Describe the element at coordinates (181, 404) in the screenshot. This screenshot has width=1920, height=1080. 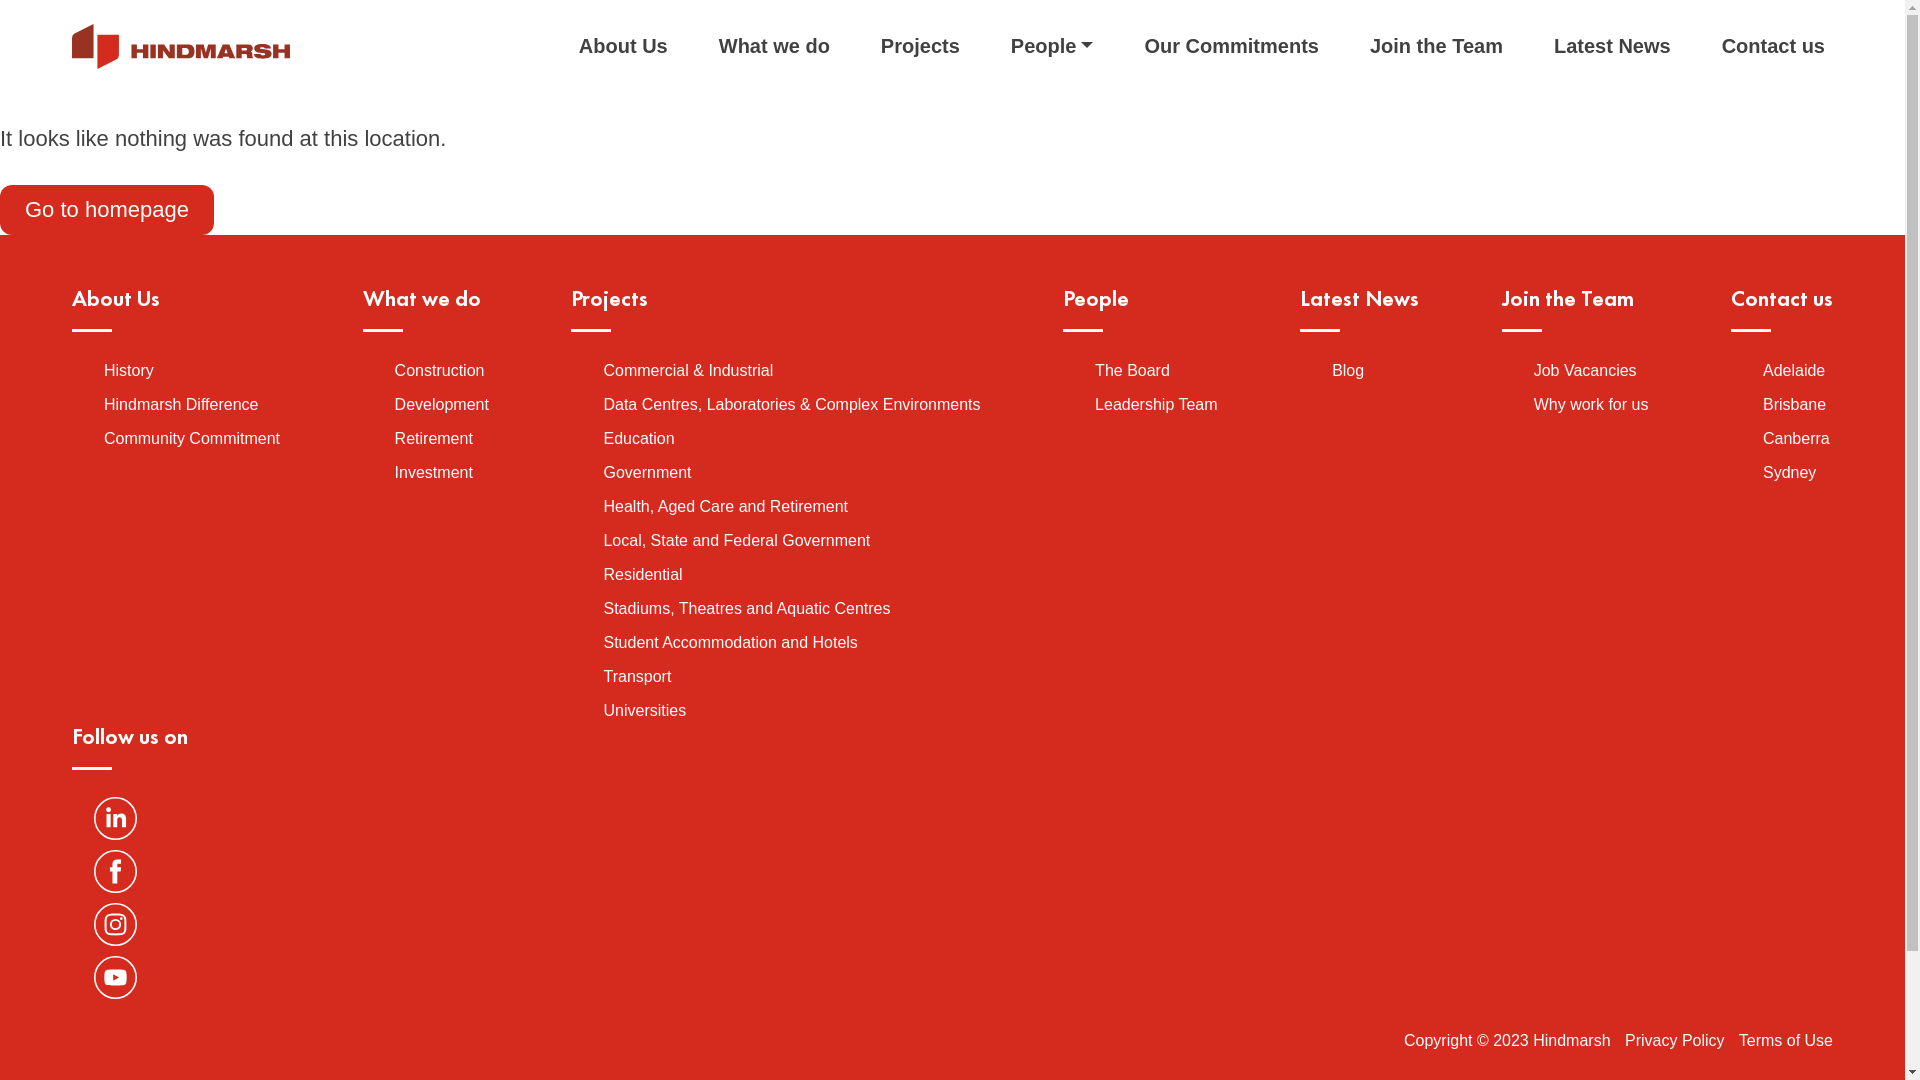
I see `'Hindmarsh Difference'` at that location.